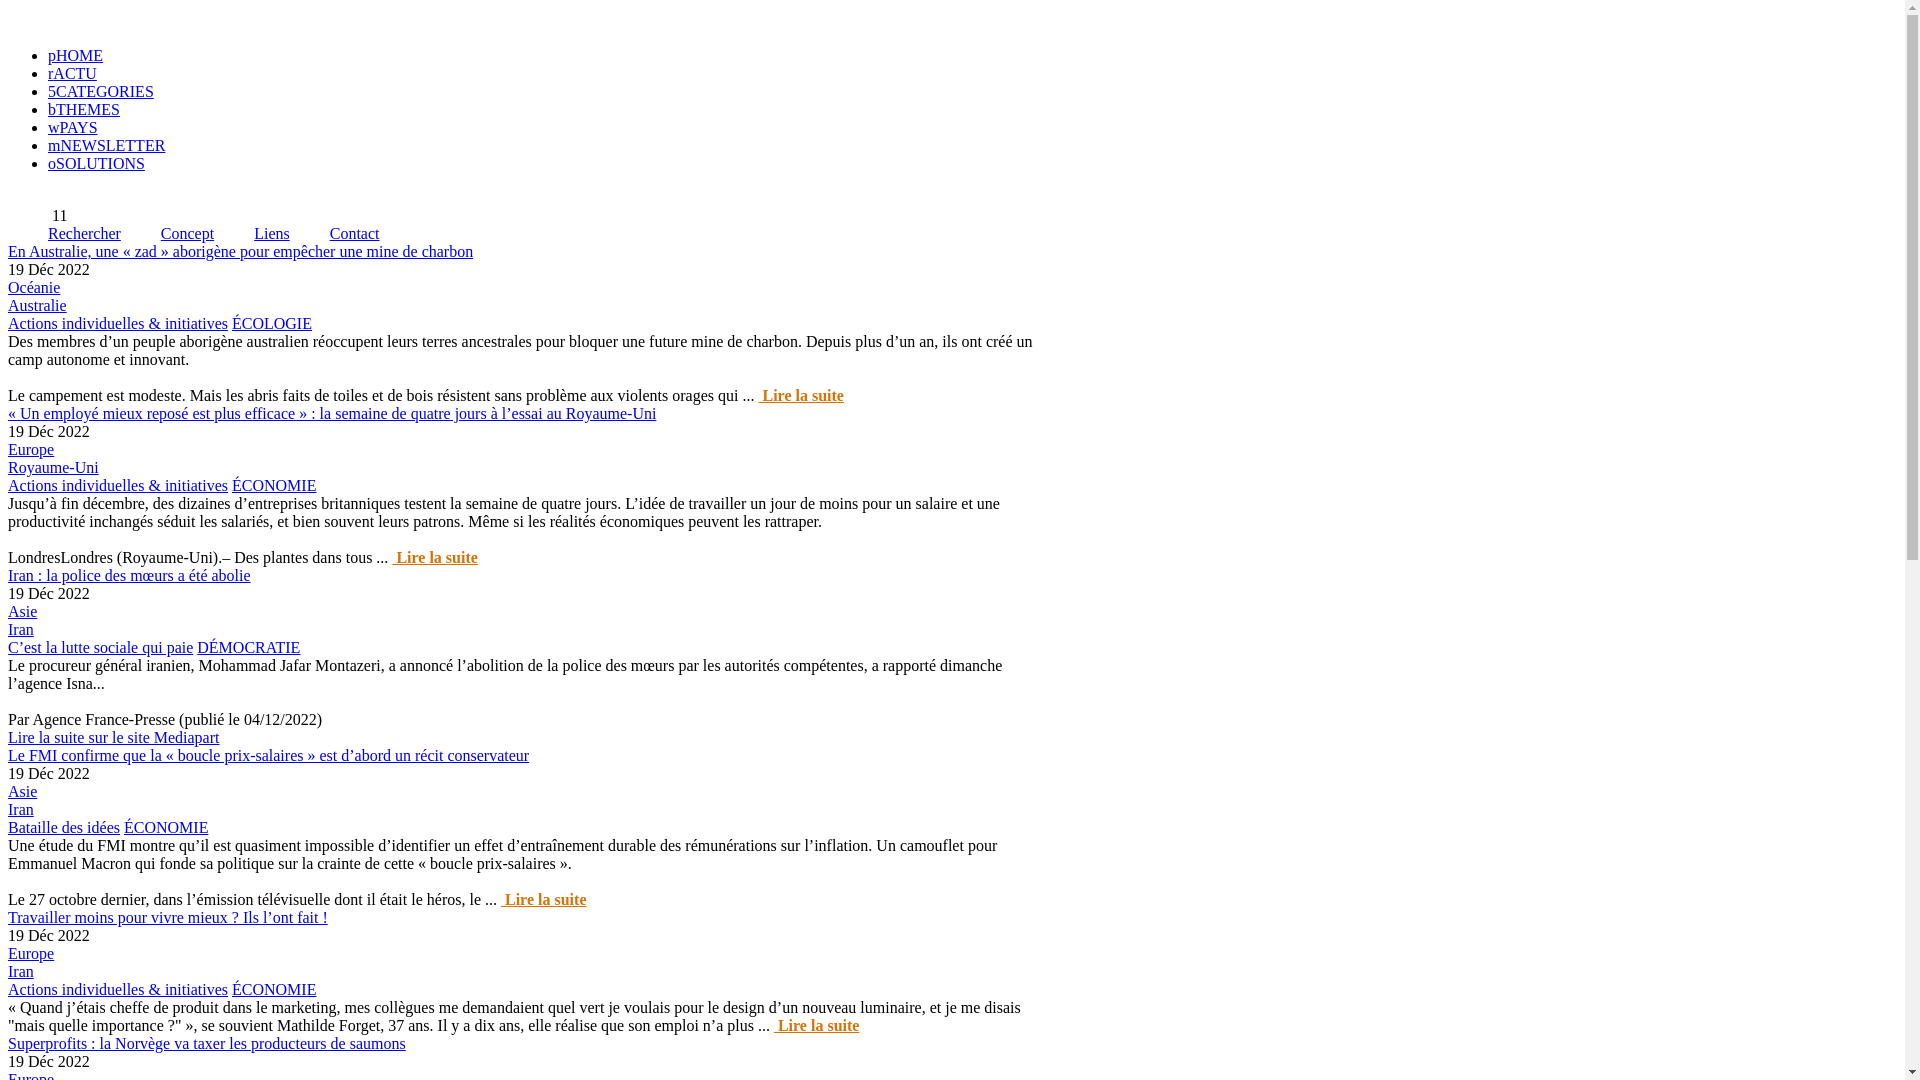 The height and width of the screenshot is (1080, 1920). What do you see at coordinates (72, 127) in the screenshot?
I see `'wPAYS'` at bounding box center [72, 127].